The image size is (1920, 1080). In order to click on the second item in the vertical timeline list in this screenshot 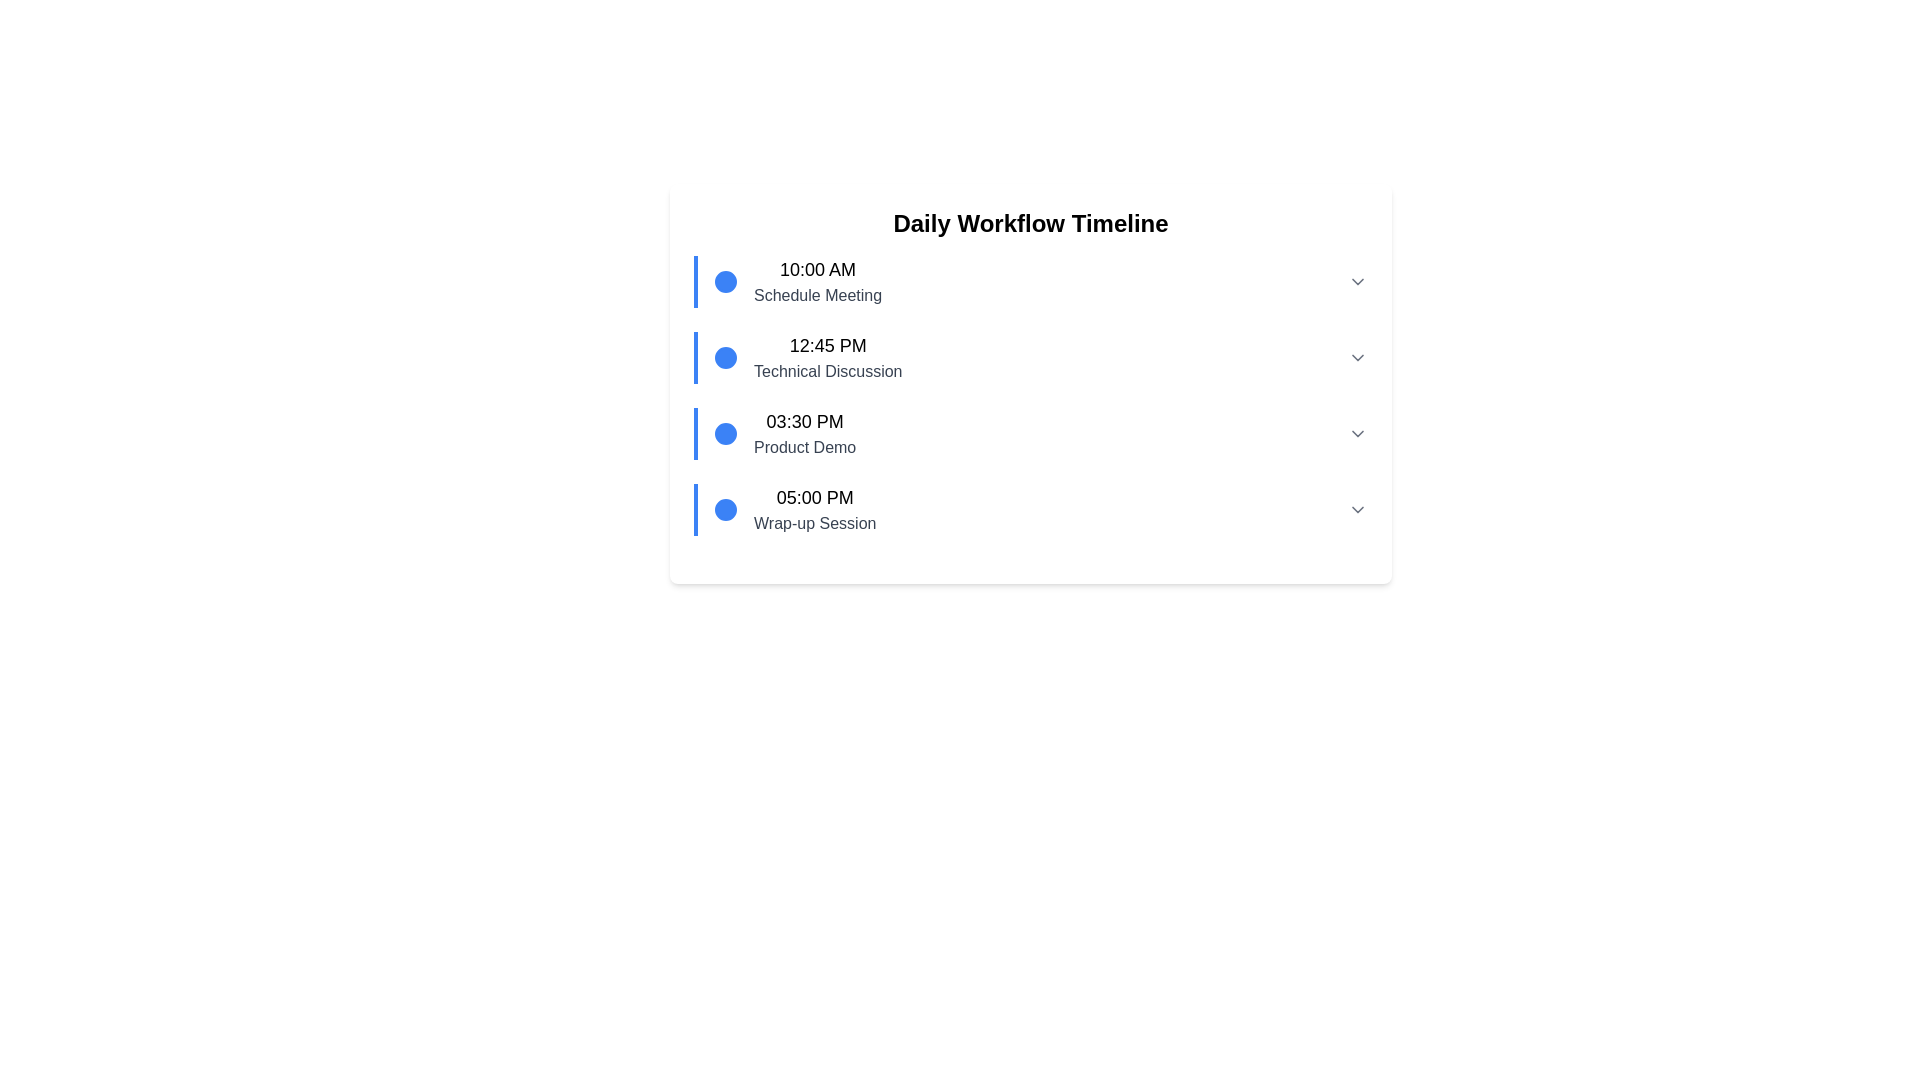, I will do `click(1040, 357)`.